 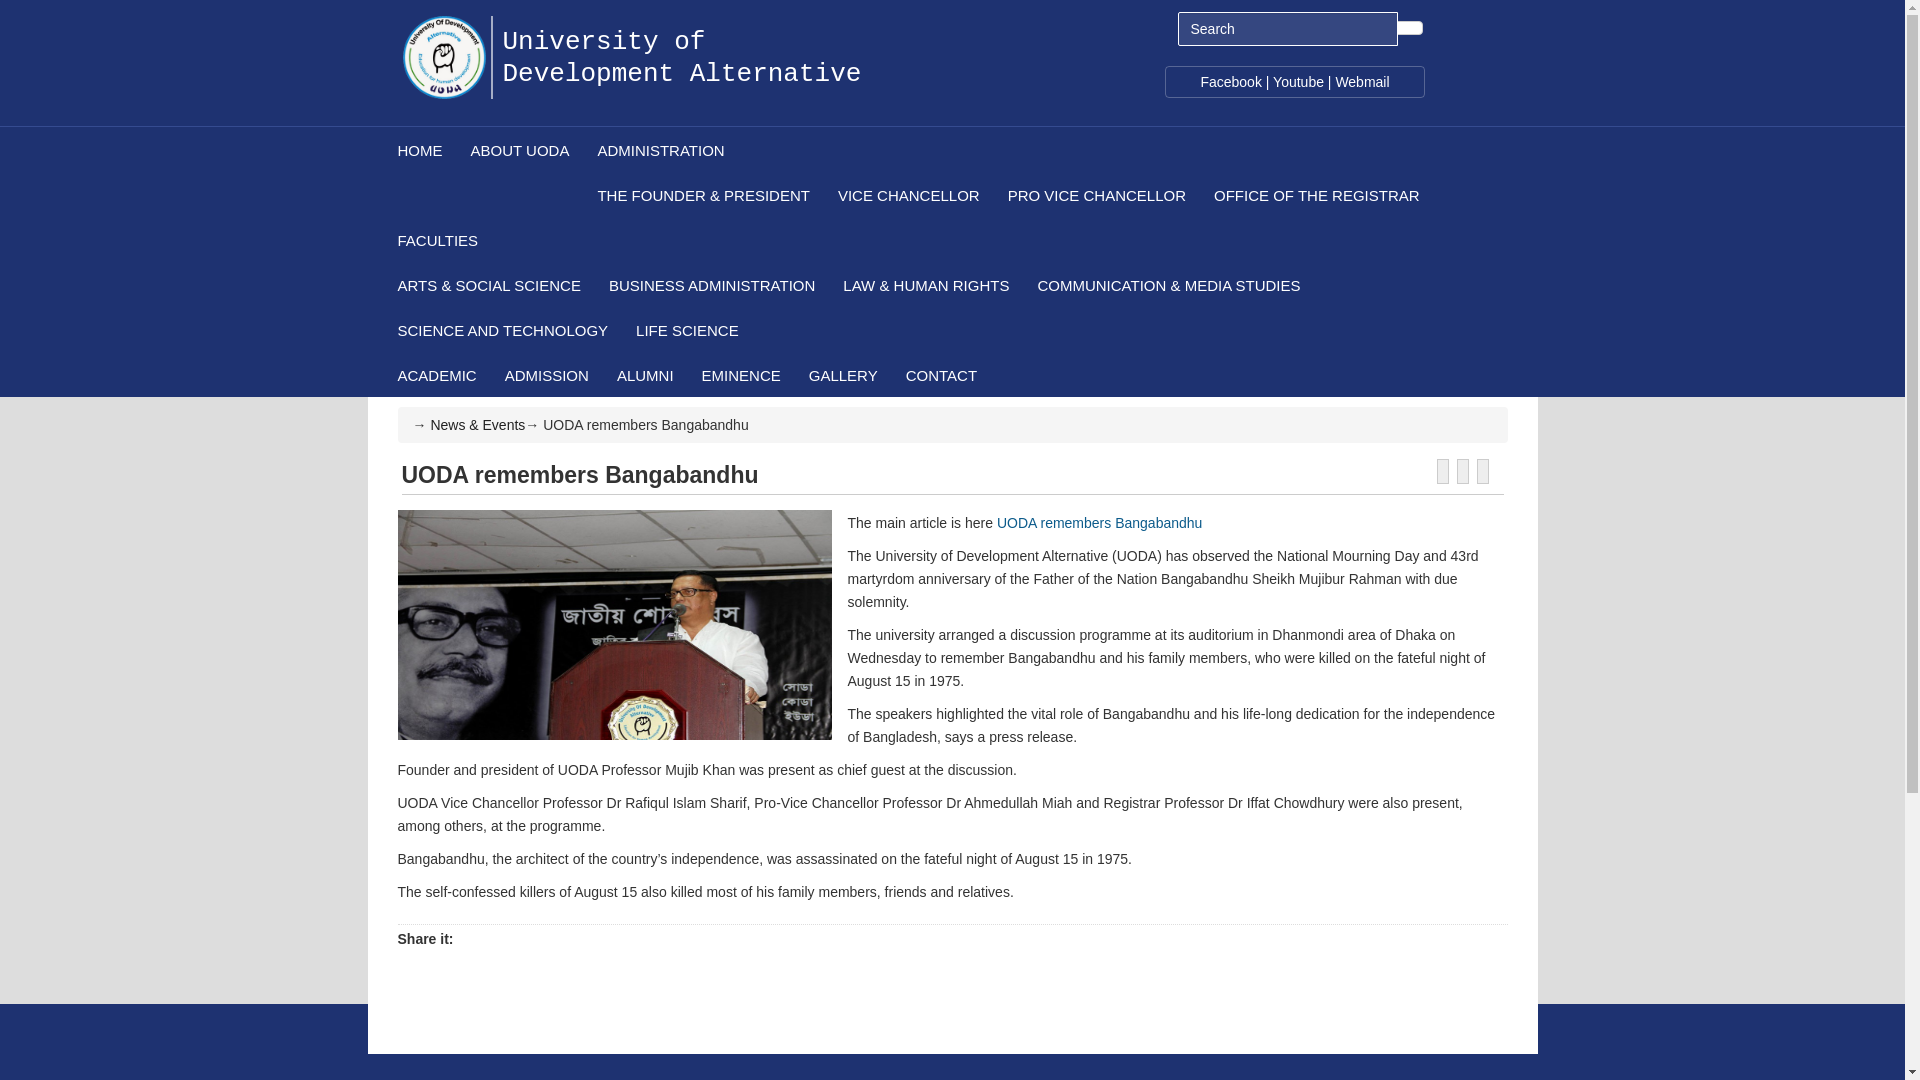 What do you see at coordinates (1200, 80) in the screenshot?
I see `'Facebook'` at bounding box center [1200, 80].